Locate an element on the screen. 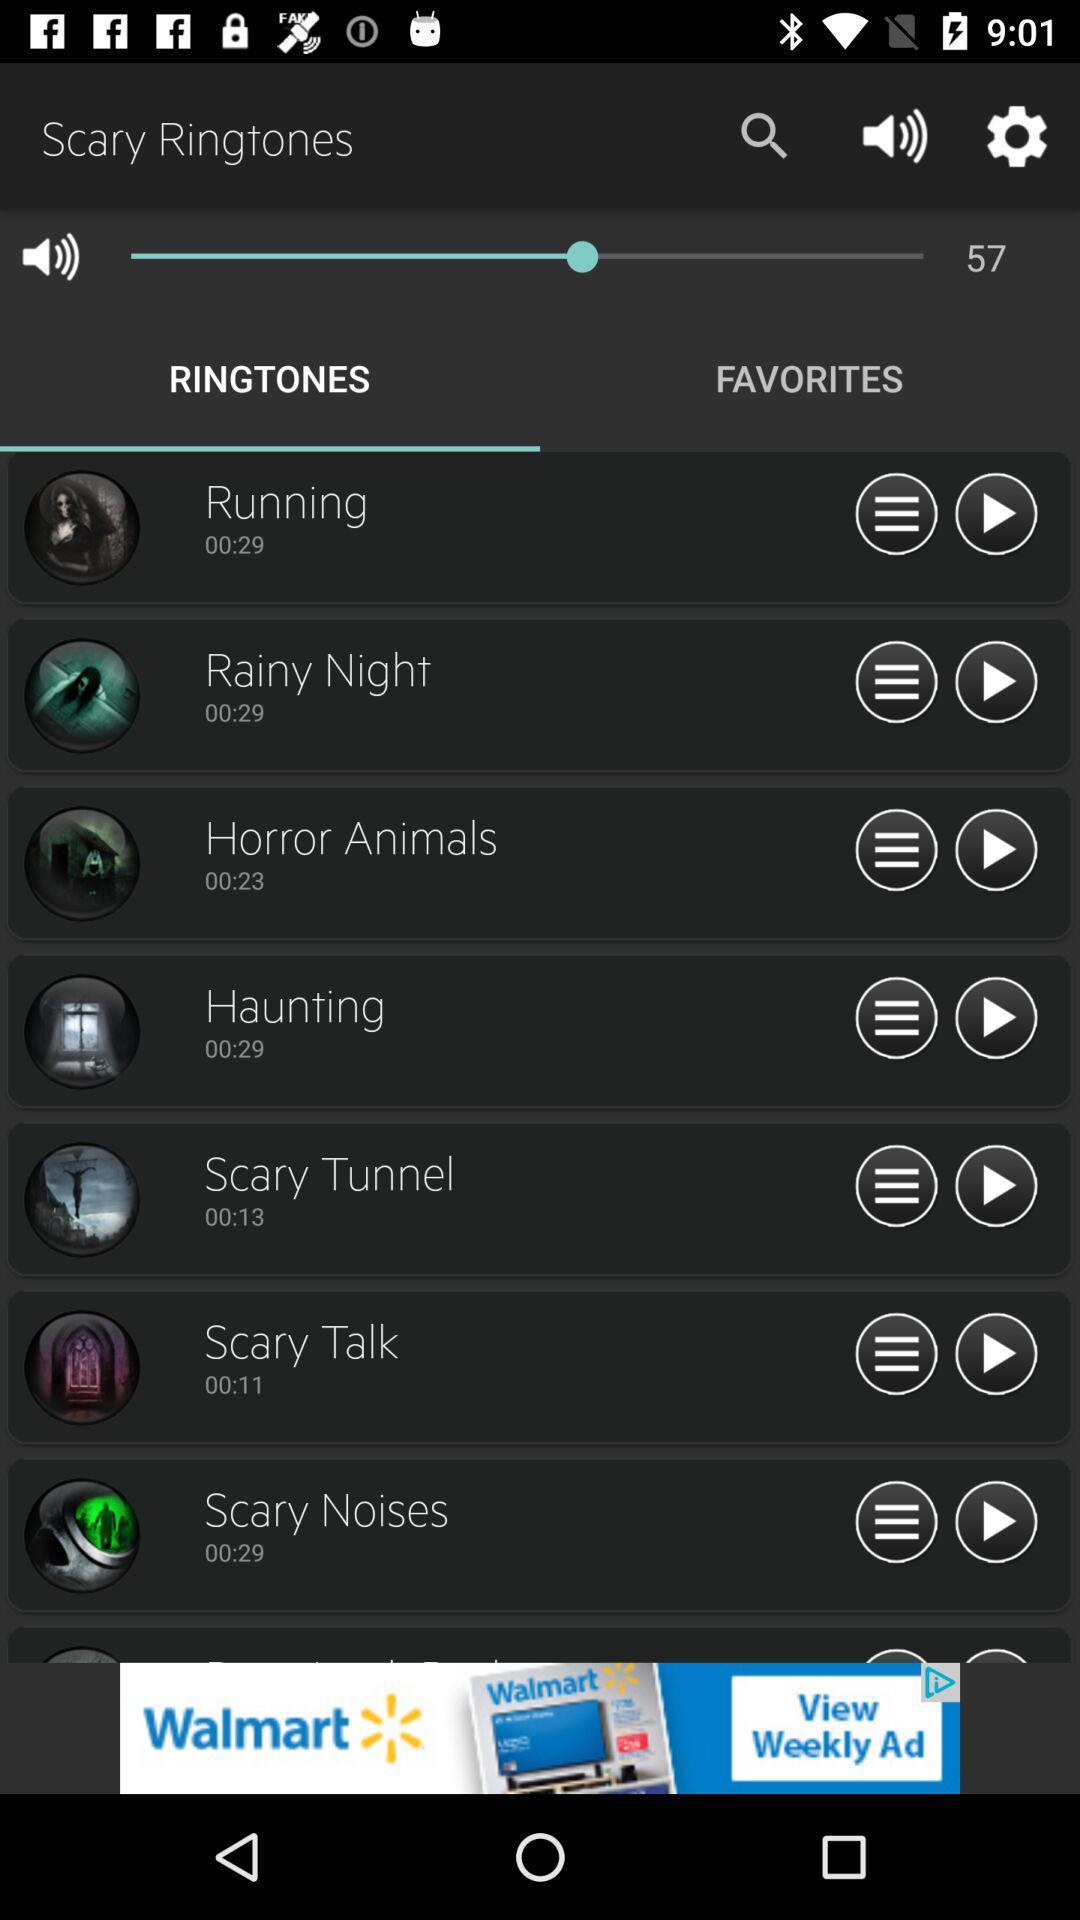 The image size is (1080, 1920). rainy night is located at coordinates (995, 683).